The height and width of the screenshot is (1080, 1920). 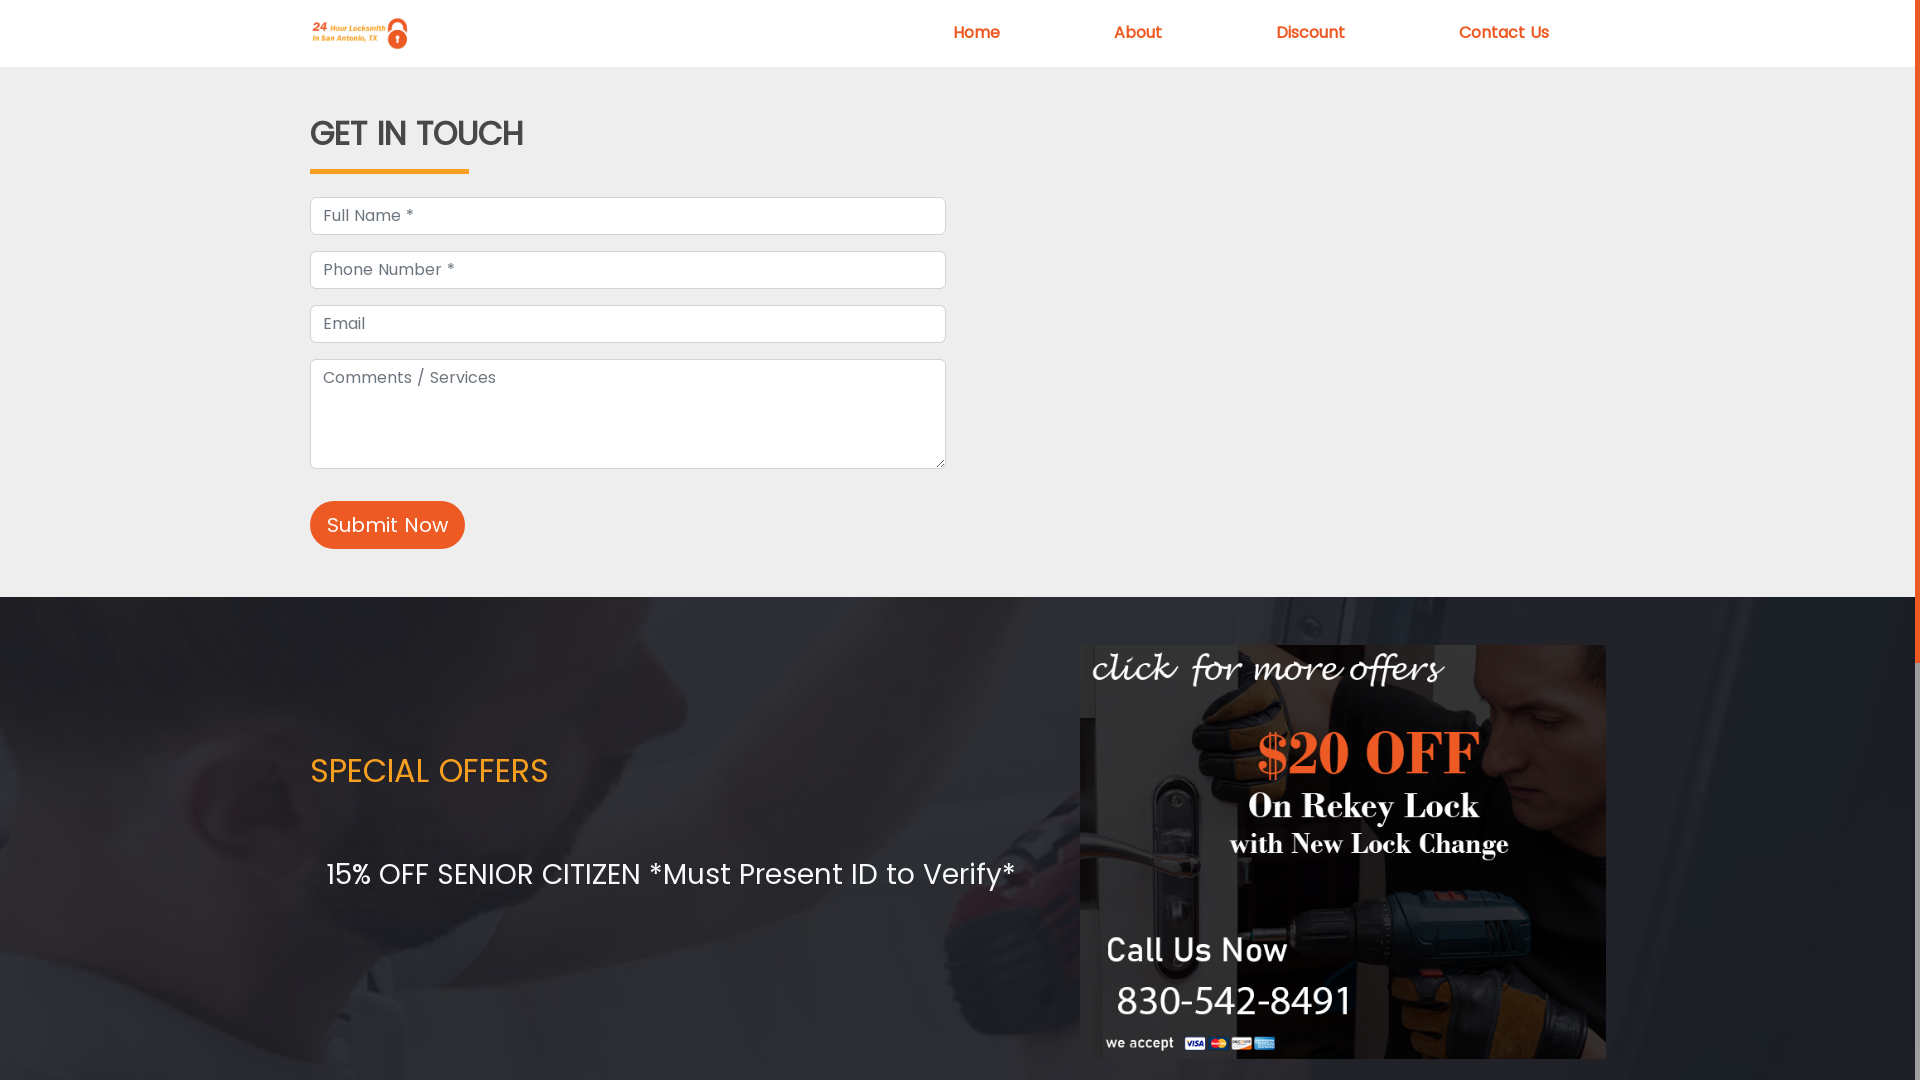 What do you see at coordinates (387, 523) in the screenshot?
I see `'Submit Now'` at bounding box center [387, 523].